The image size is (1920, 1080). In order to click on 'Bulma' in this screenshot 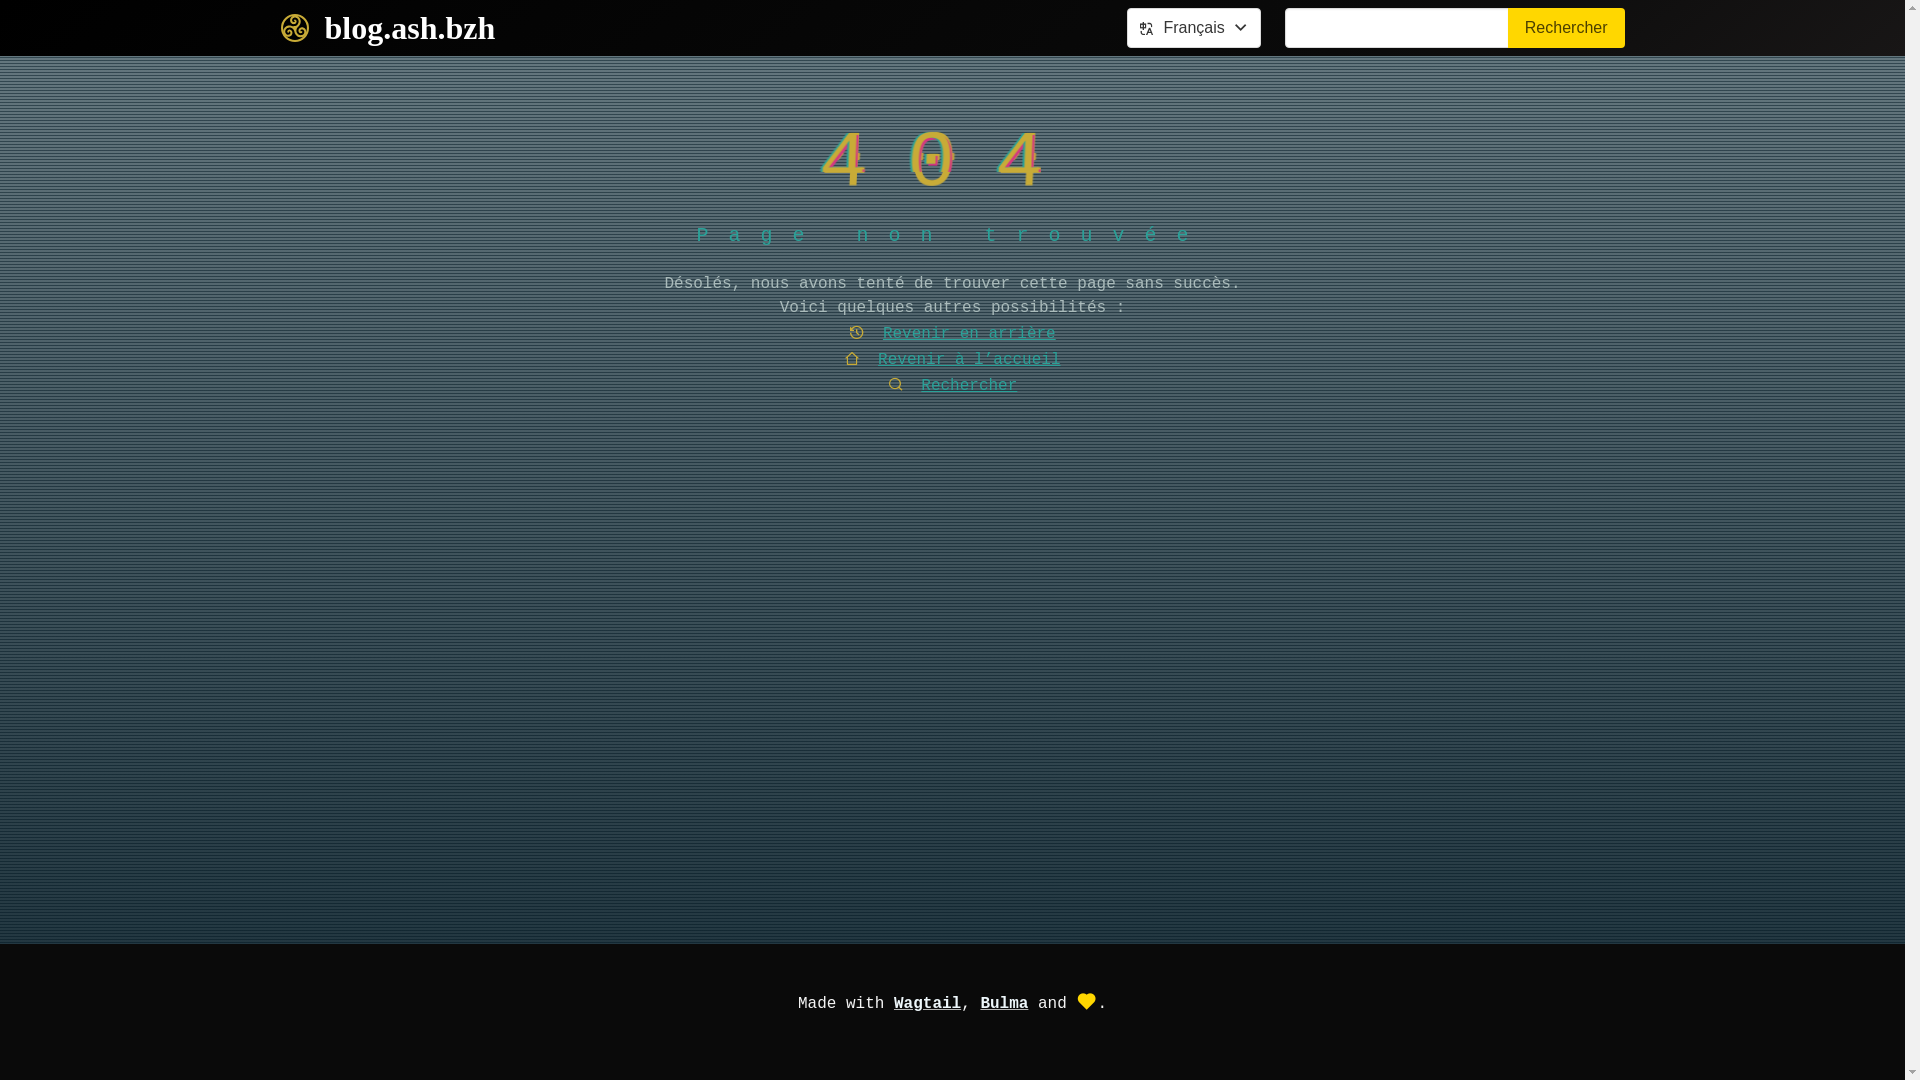, I will do `click(1003, 1003)`.